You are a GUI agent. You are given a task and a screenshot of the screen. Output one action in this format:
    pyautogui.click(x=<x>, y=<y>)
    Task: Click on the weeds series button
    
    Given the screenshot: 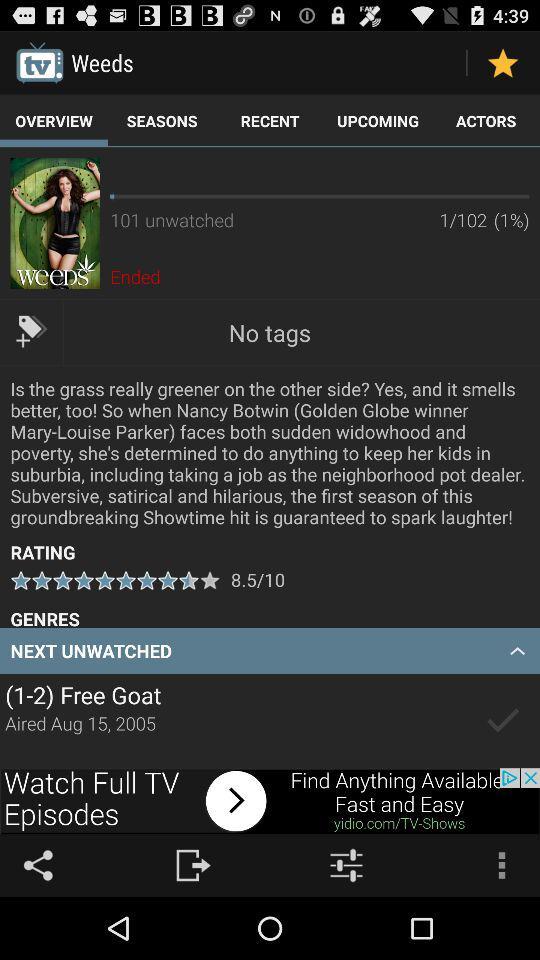 What is the action you would take?
    pyautogui.click(x=55, y=223)
    